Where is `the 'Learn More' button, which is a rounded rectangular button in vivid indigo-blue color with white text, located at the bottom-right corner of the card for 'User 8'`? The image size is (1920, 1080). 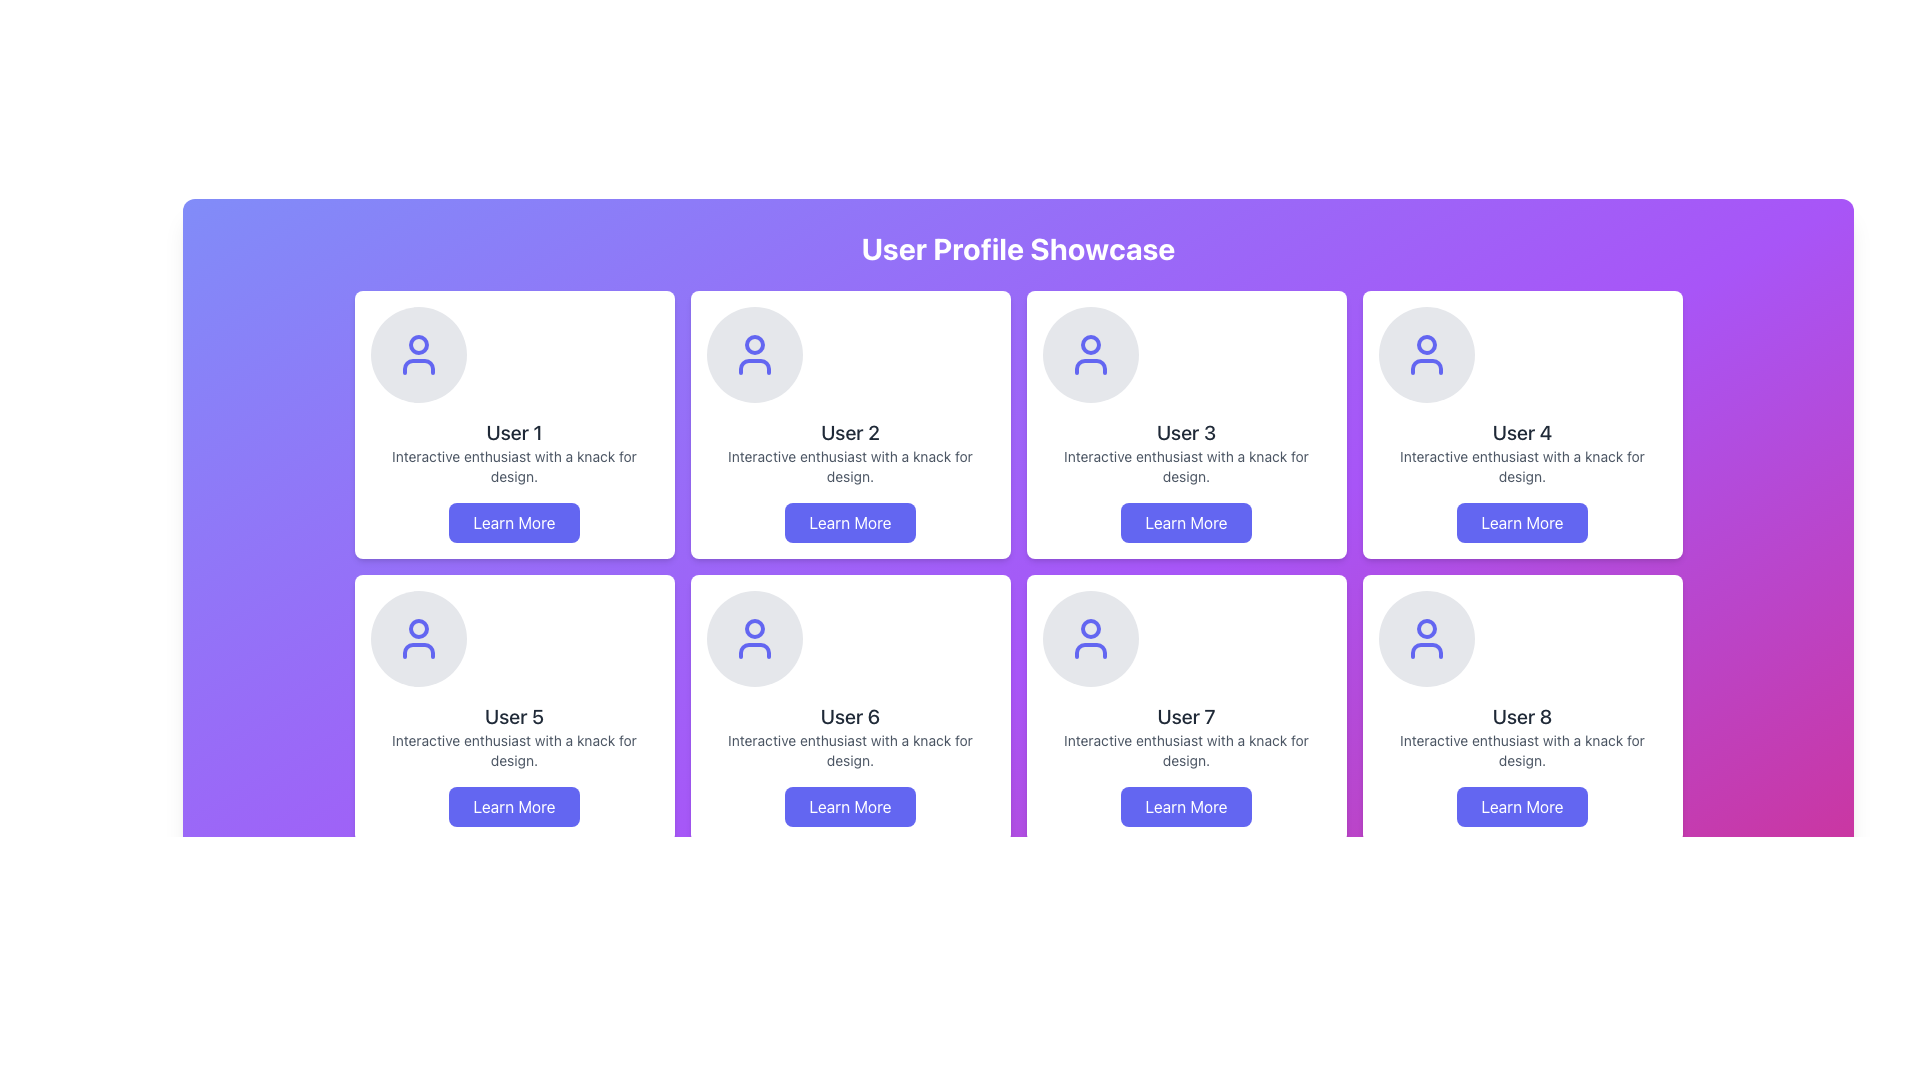
the 'Learn More' button, which is a rounded rectangular button in vivid indigo-blue color with white text, located at the bottom-right corner of the card for 'User 8' is located at coordinates (1521, 805).